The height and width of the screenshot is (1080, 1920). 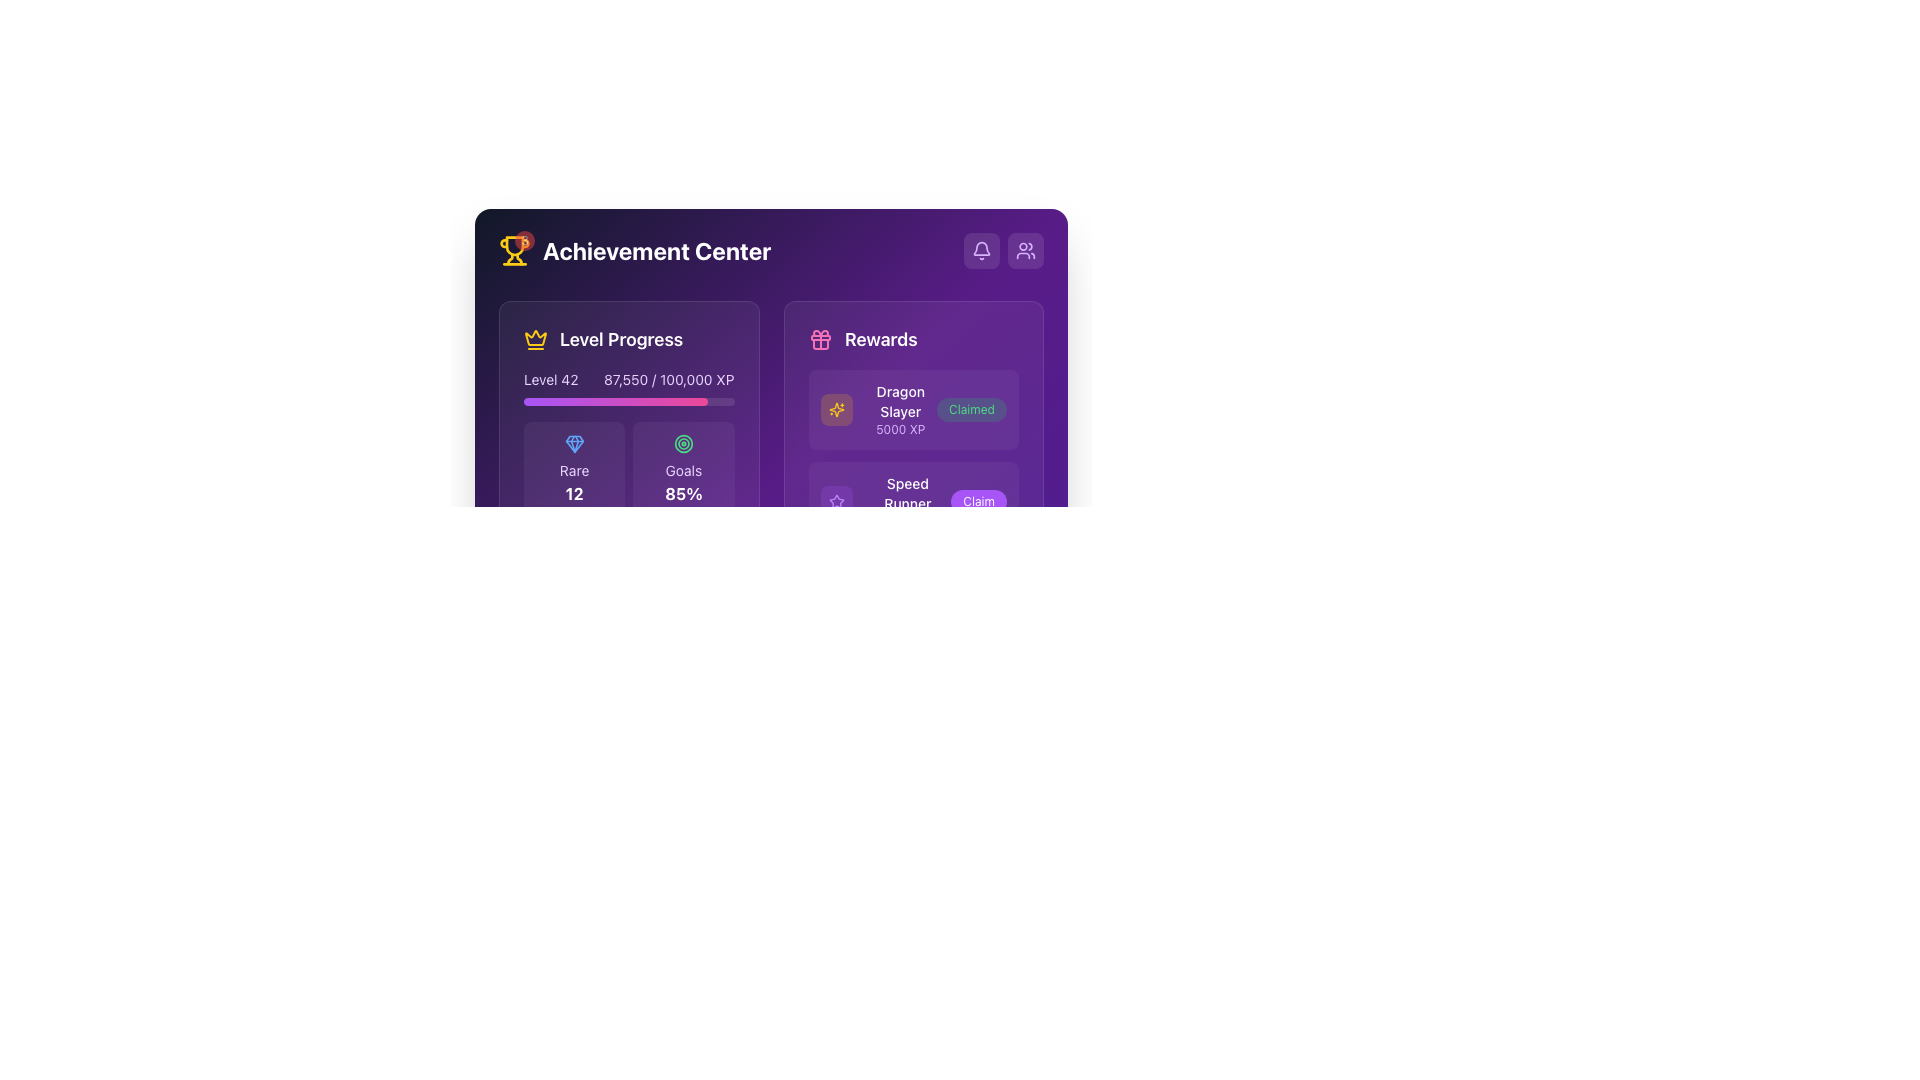 What do you see at coordinates (912, 338) in the screenshot?
I see `the 'Rewards' header label with a pink gift box icon, which is prominently styled and located in the top-right quadrant of the layout` at bounding box center [912, 338].